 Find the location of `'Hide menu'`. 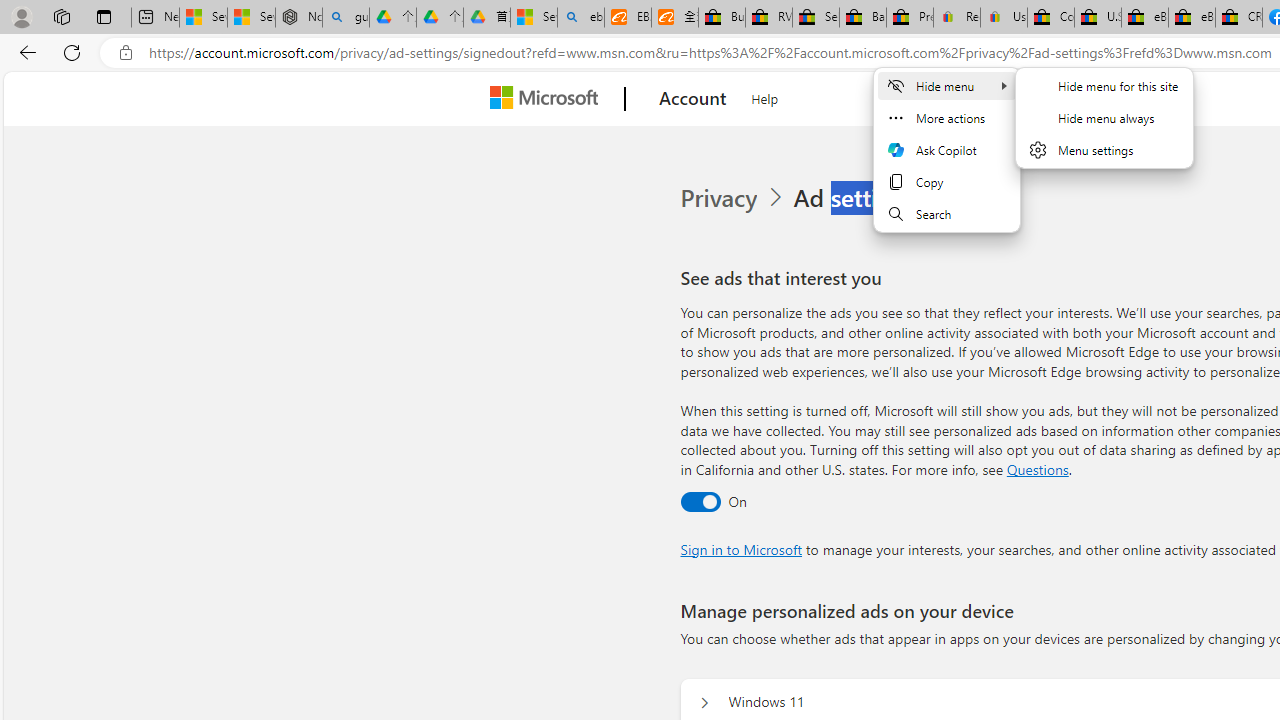

'Hide menu' is located at coordinates (946, 85).